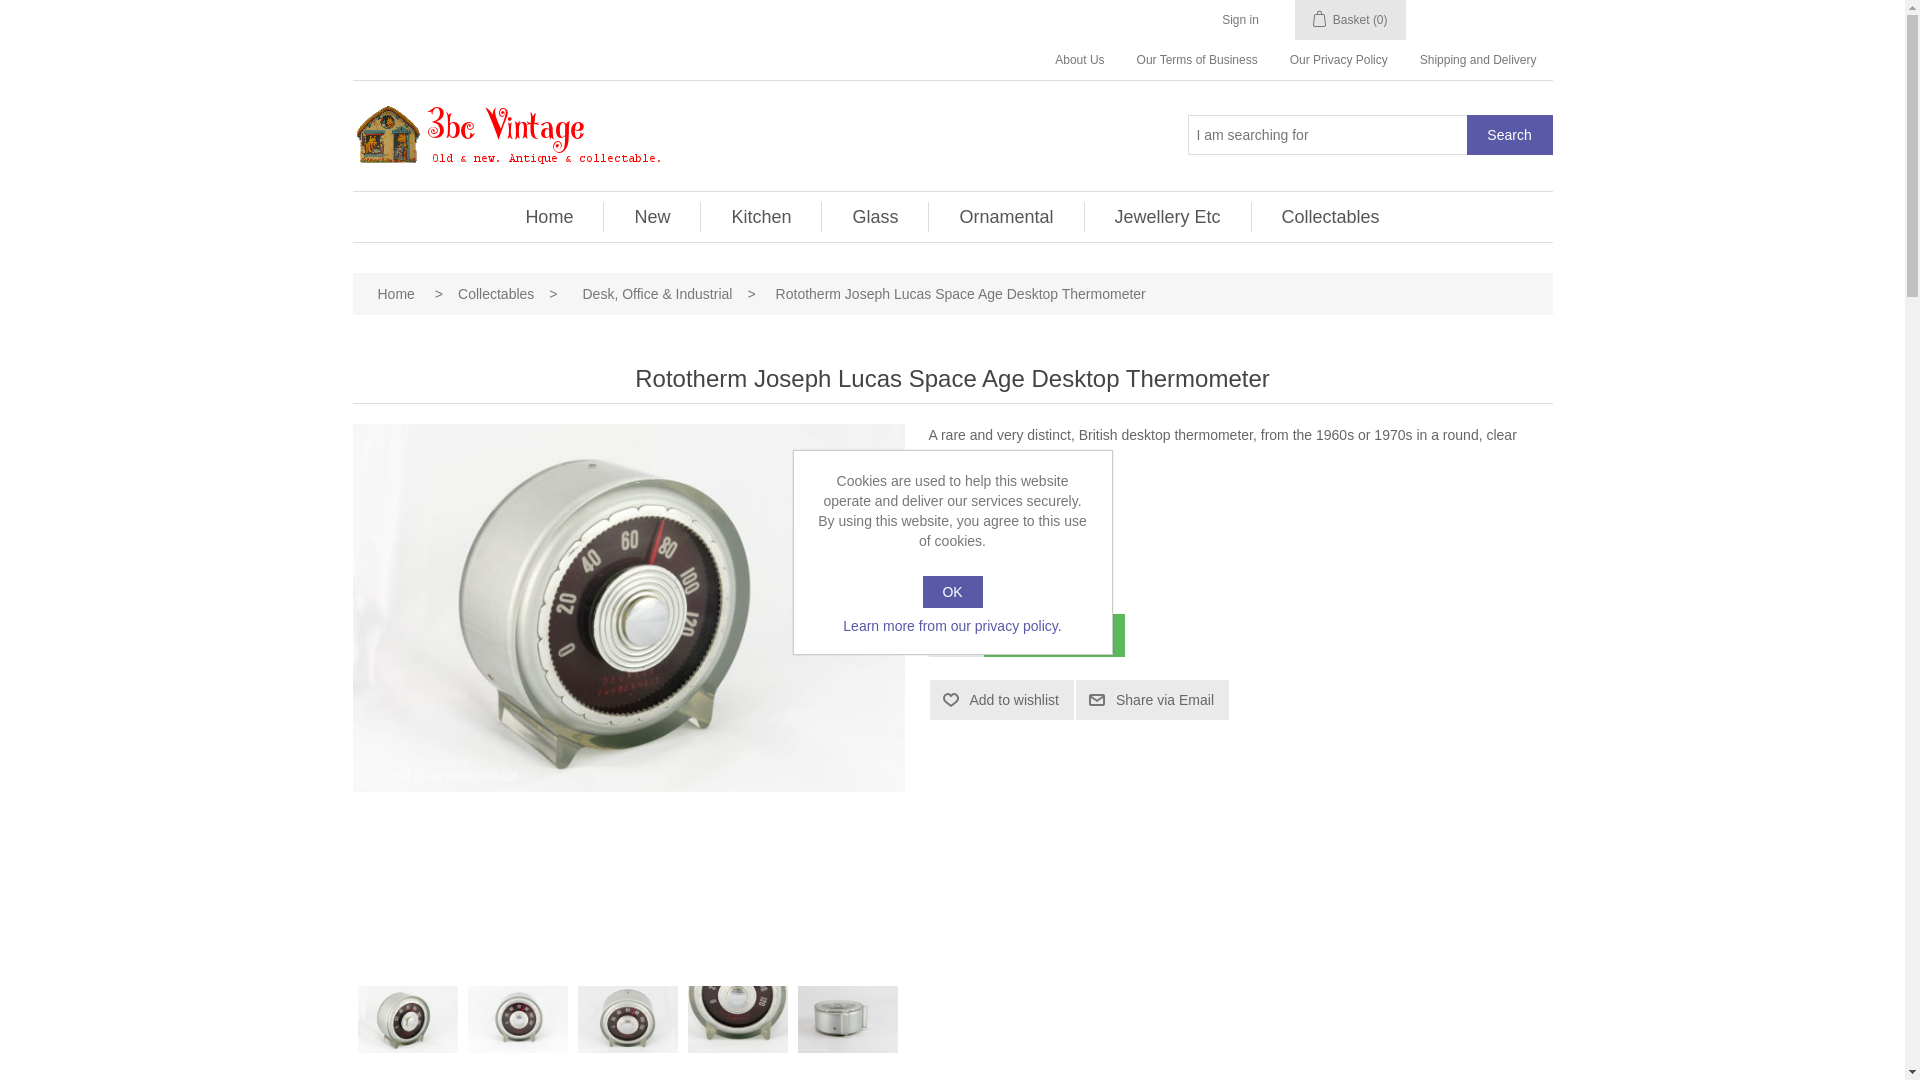 The width and height of the screenshot is (1920, 1080). What do you see at coordinates (950, 590) in the screenshot?
I see `'OK'` at bounding box center [950, 590].